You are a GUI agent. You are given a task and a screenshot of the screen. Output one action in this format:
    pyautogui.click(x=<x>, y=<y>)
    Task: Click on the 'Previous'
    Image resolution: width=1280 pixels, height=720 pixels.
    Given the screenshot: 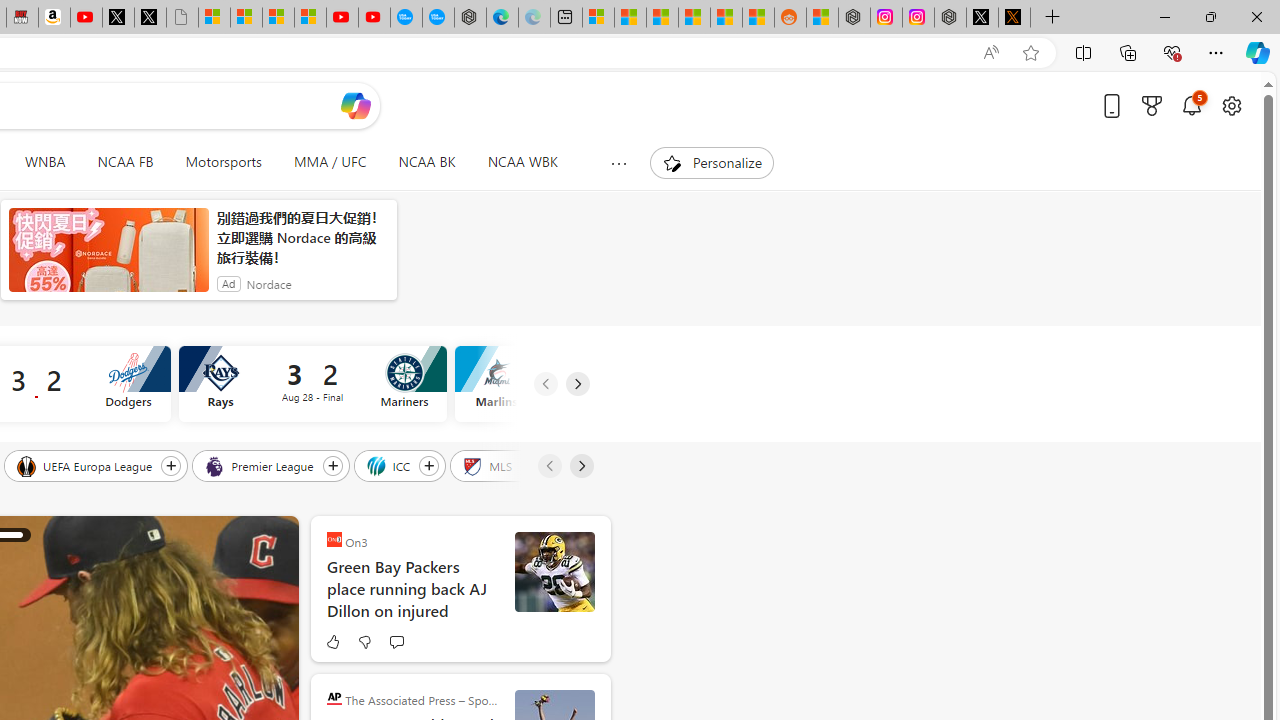 What is the action you would take?
    pyautogui.click(x=549, y=465)
    